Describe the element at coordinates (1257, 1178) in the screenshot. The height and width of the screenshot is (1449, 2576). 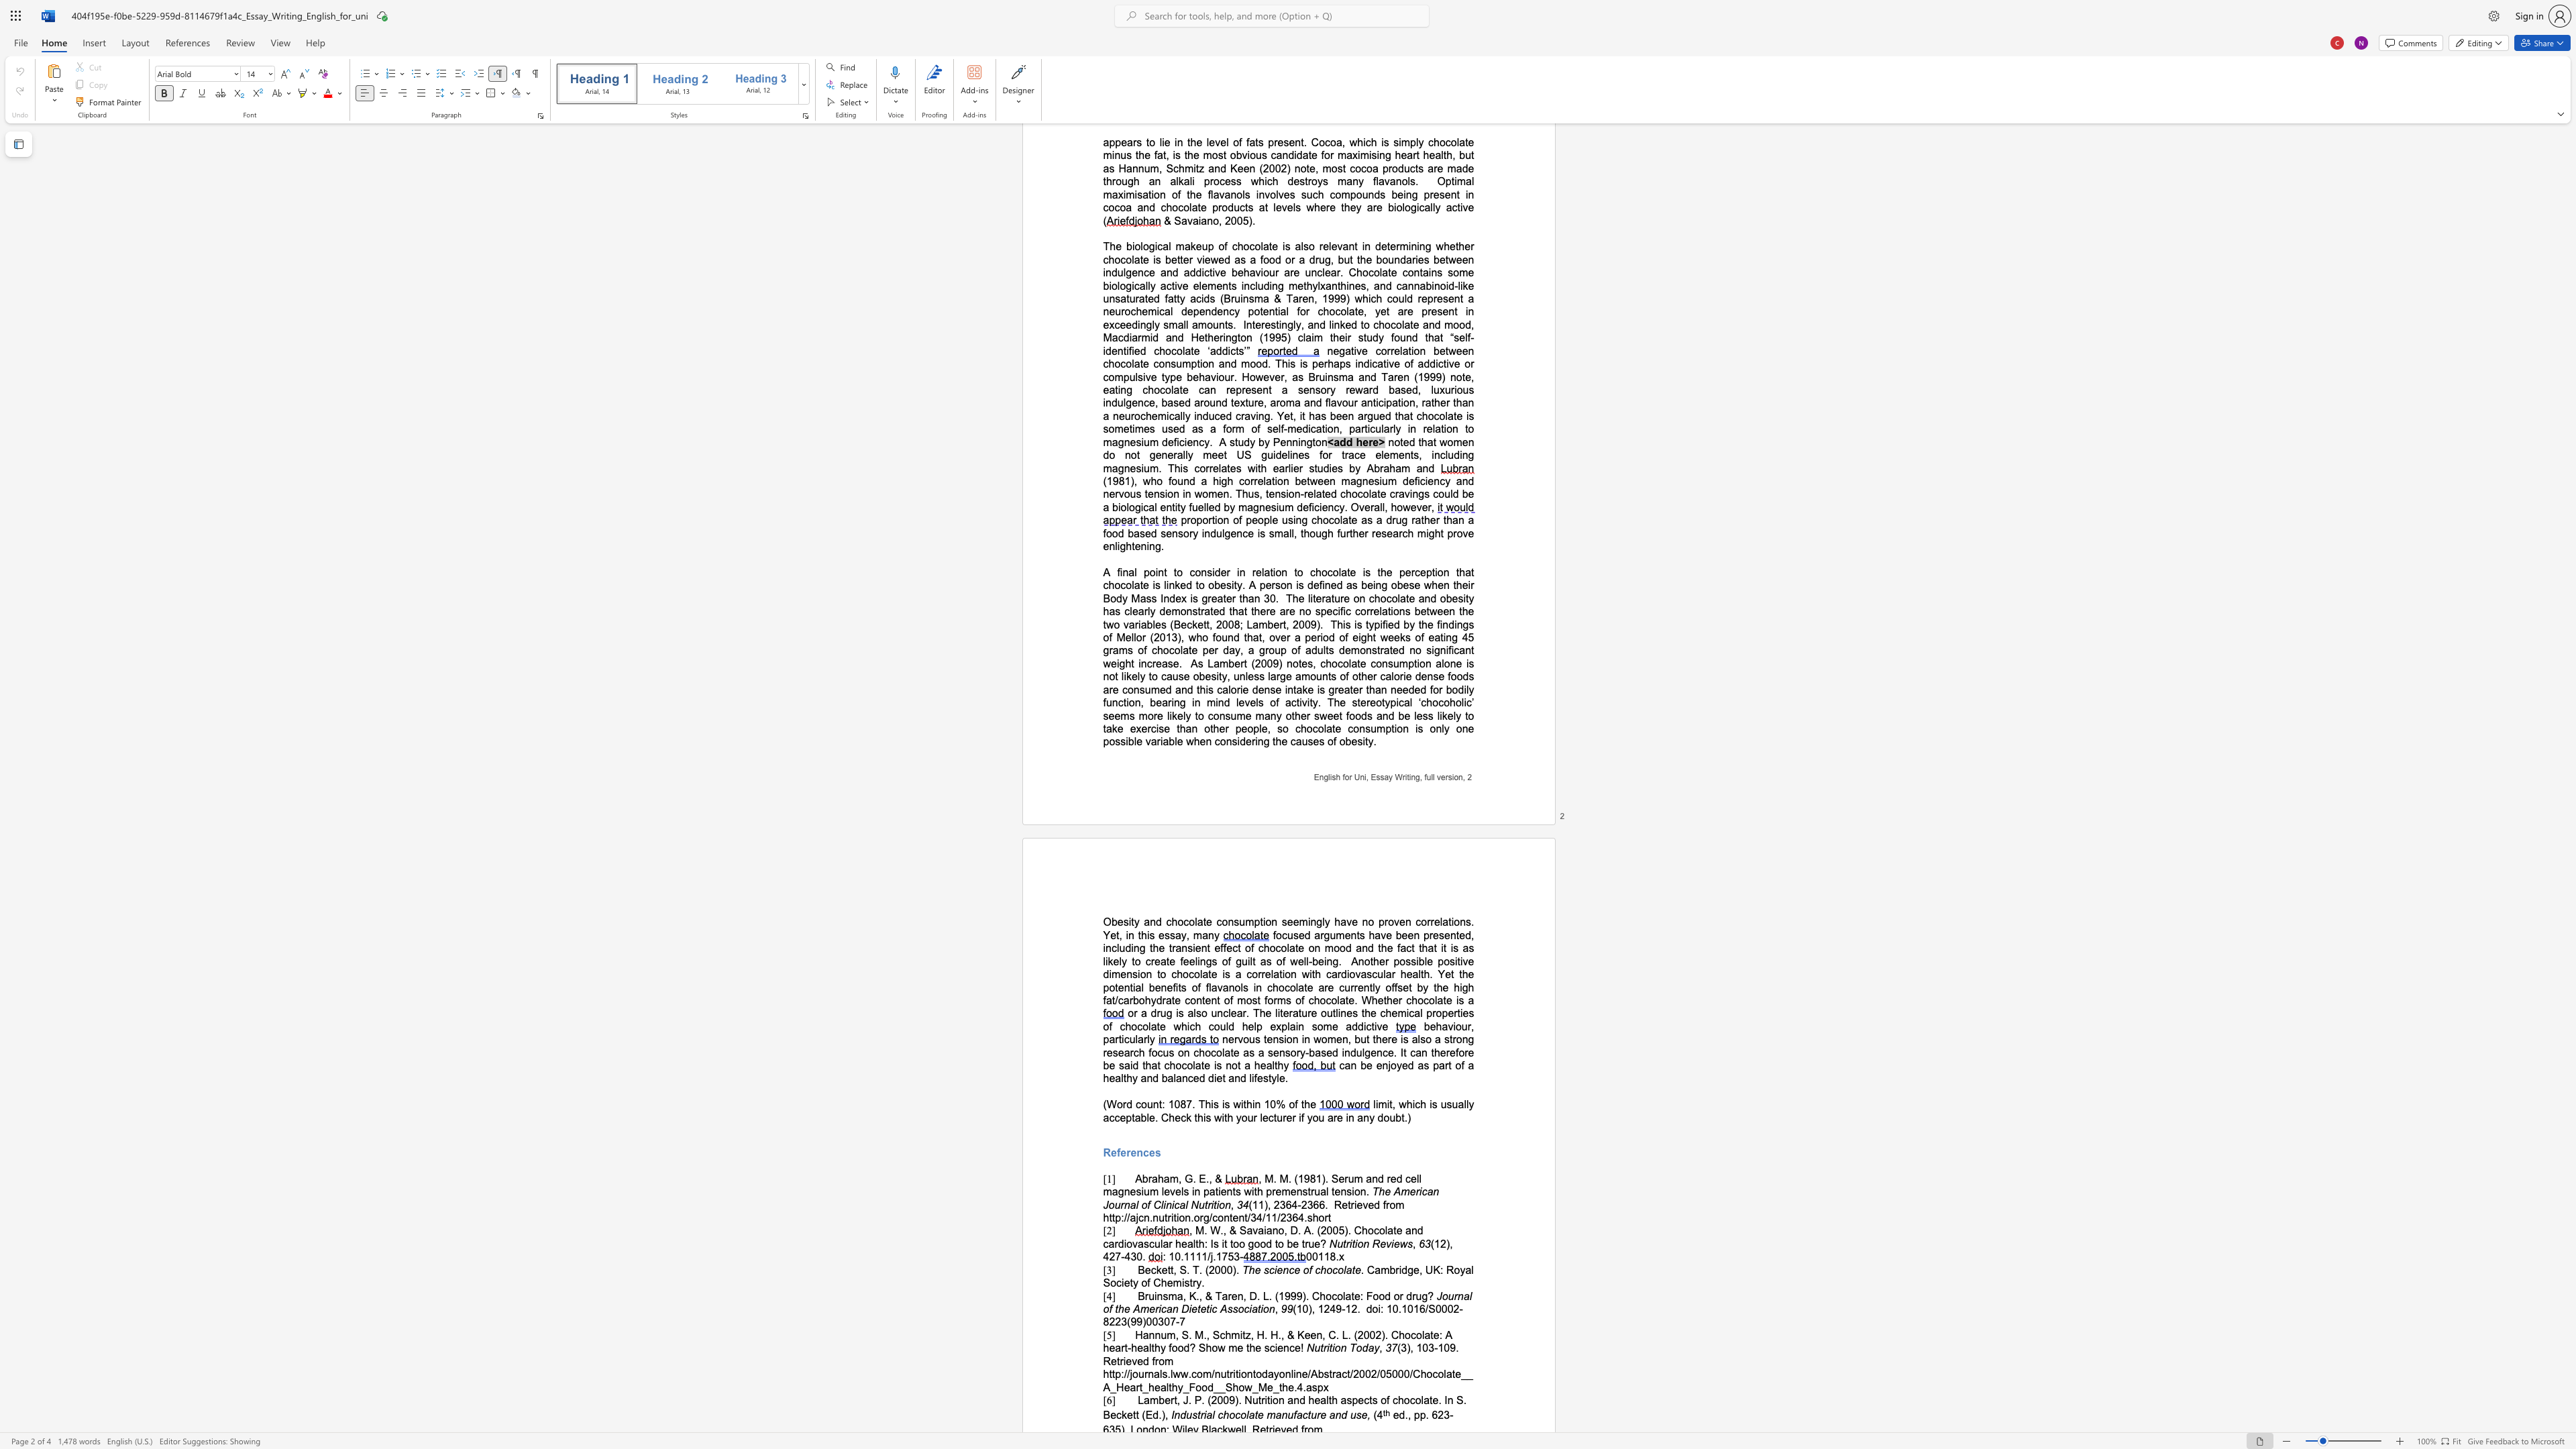
I see `the subset text ", M. M. (1981). Serum and red cell magnesiu" within the text ", M. M. (1981). Serum and red cell magnesium levels in patients with premenstrual tension."` at that location.